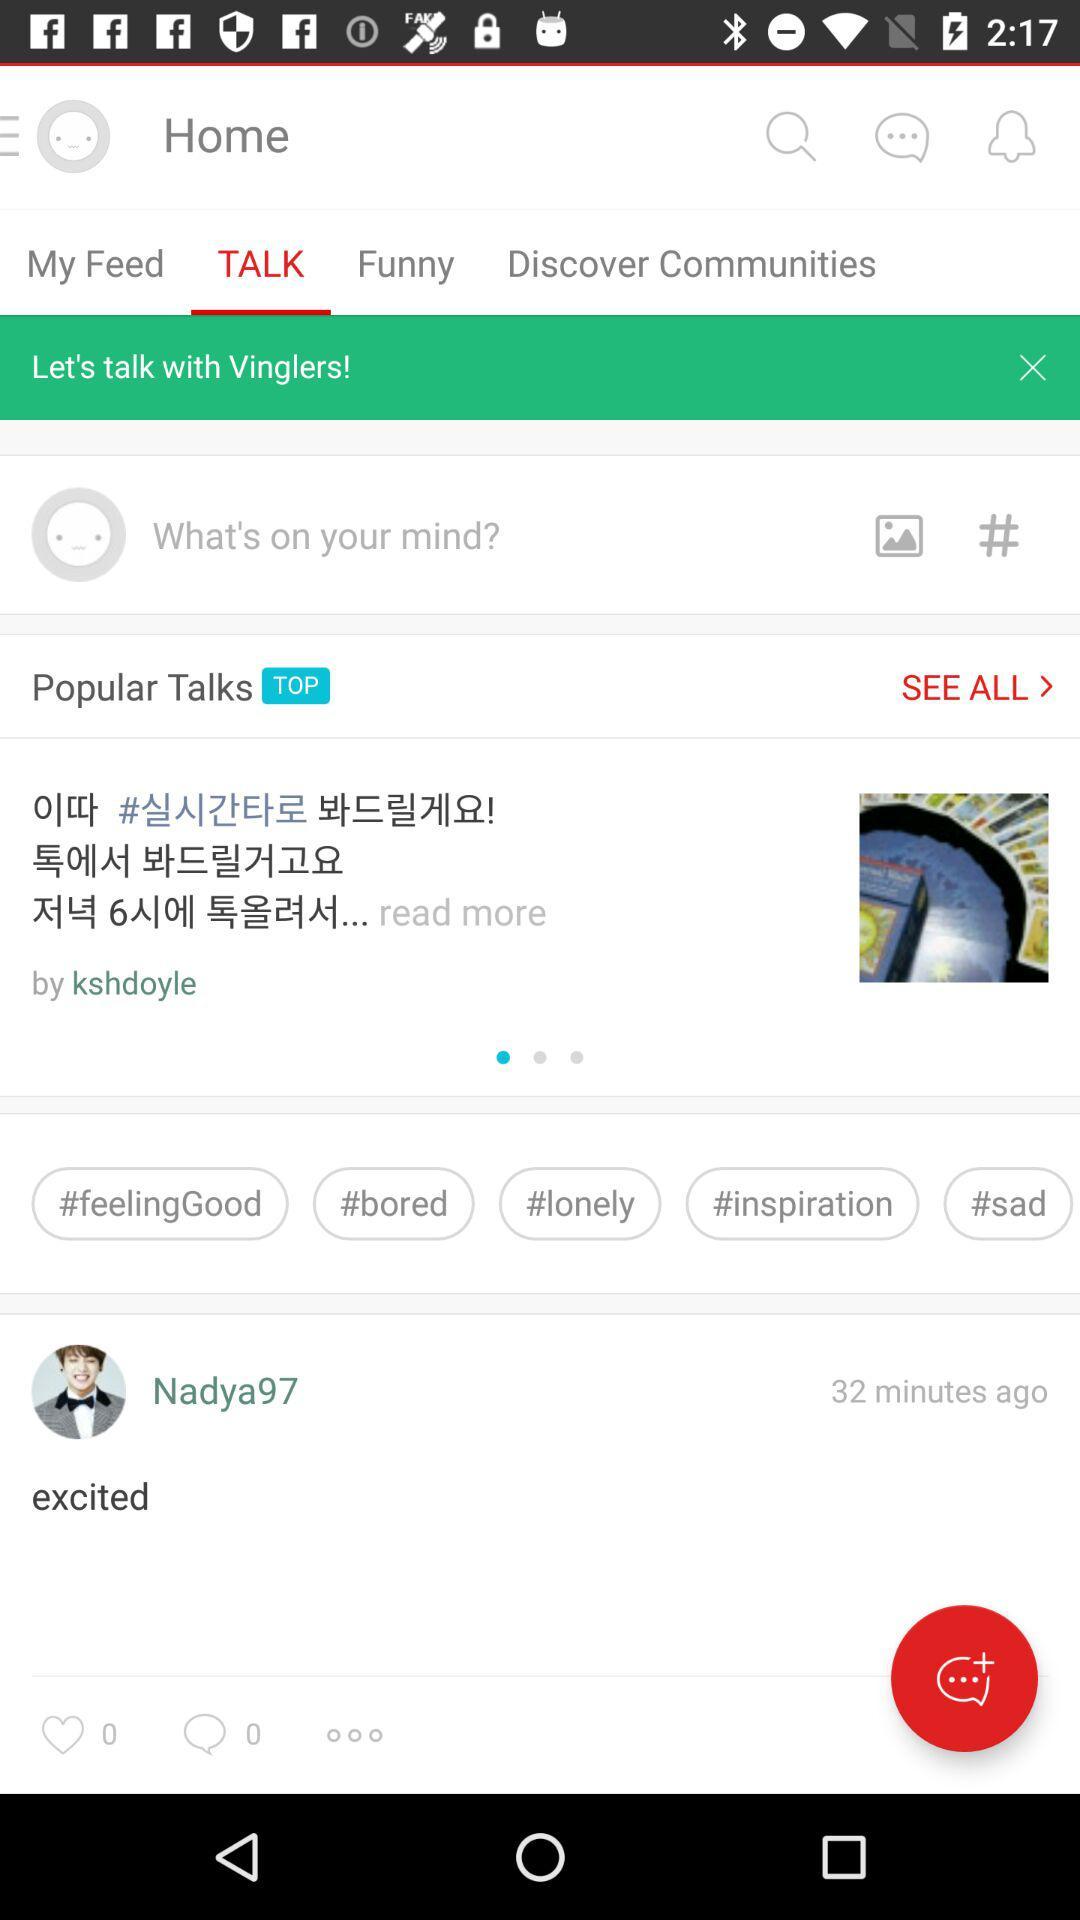 The image size is (1080, 1920). I want to click on start a search, so click(789, 135).